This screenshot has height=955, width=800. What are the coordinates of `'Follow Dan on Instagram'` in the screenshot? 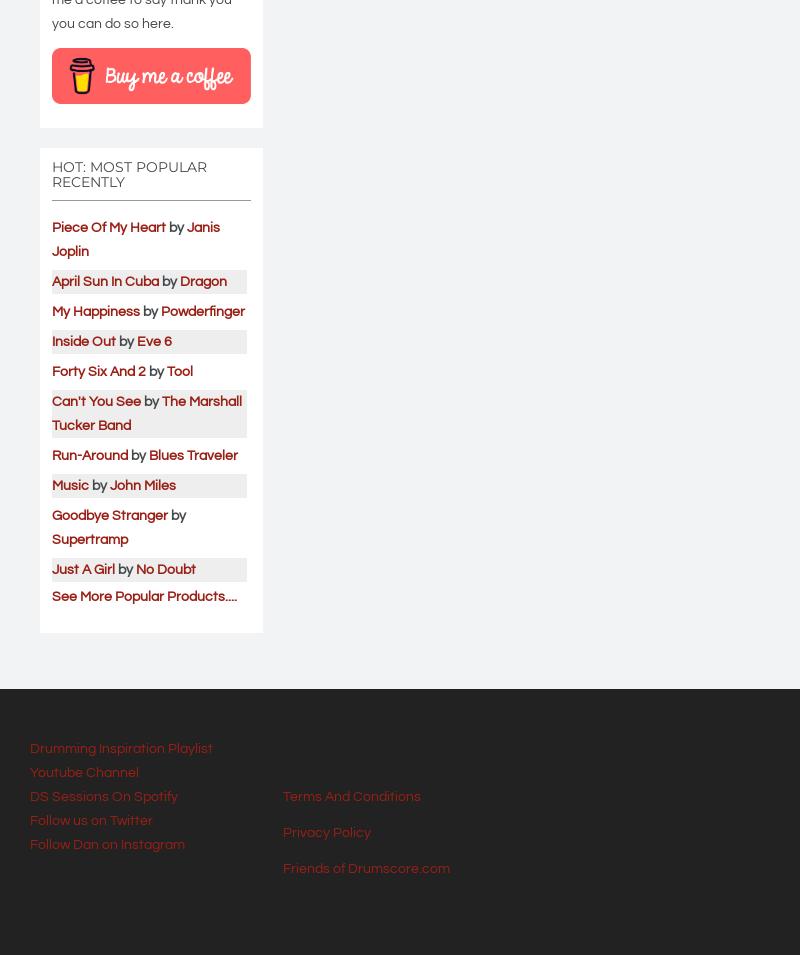 It's located at (106, 844).